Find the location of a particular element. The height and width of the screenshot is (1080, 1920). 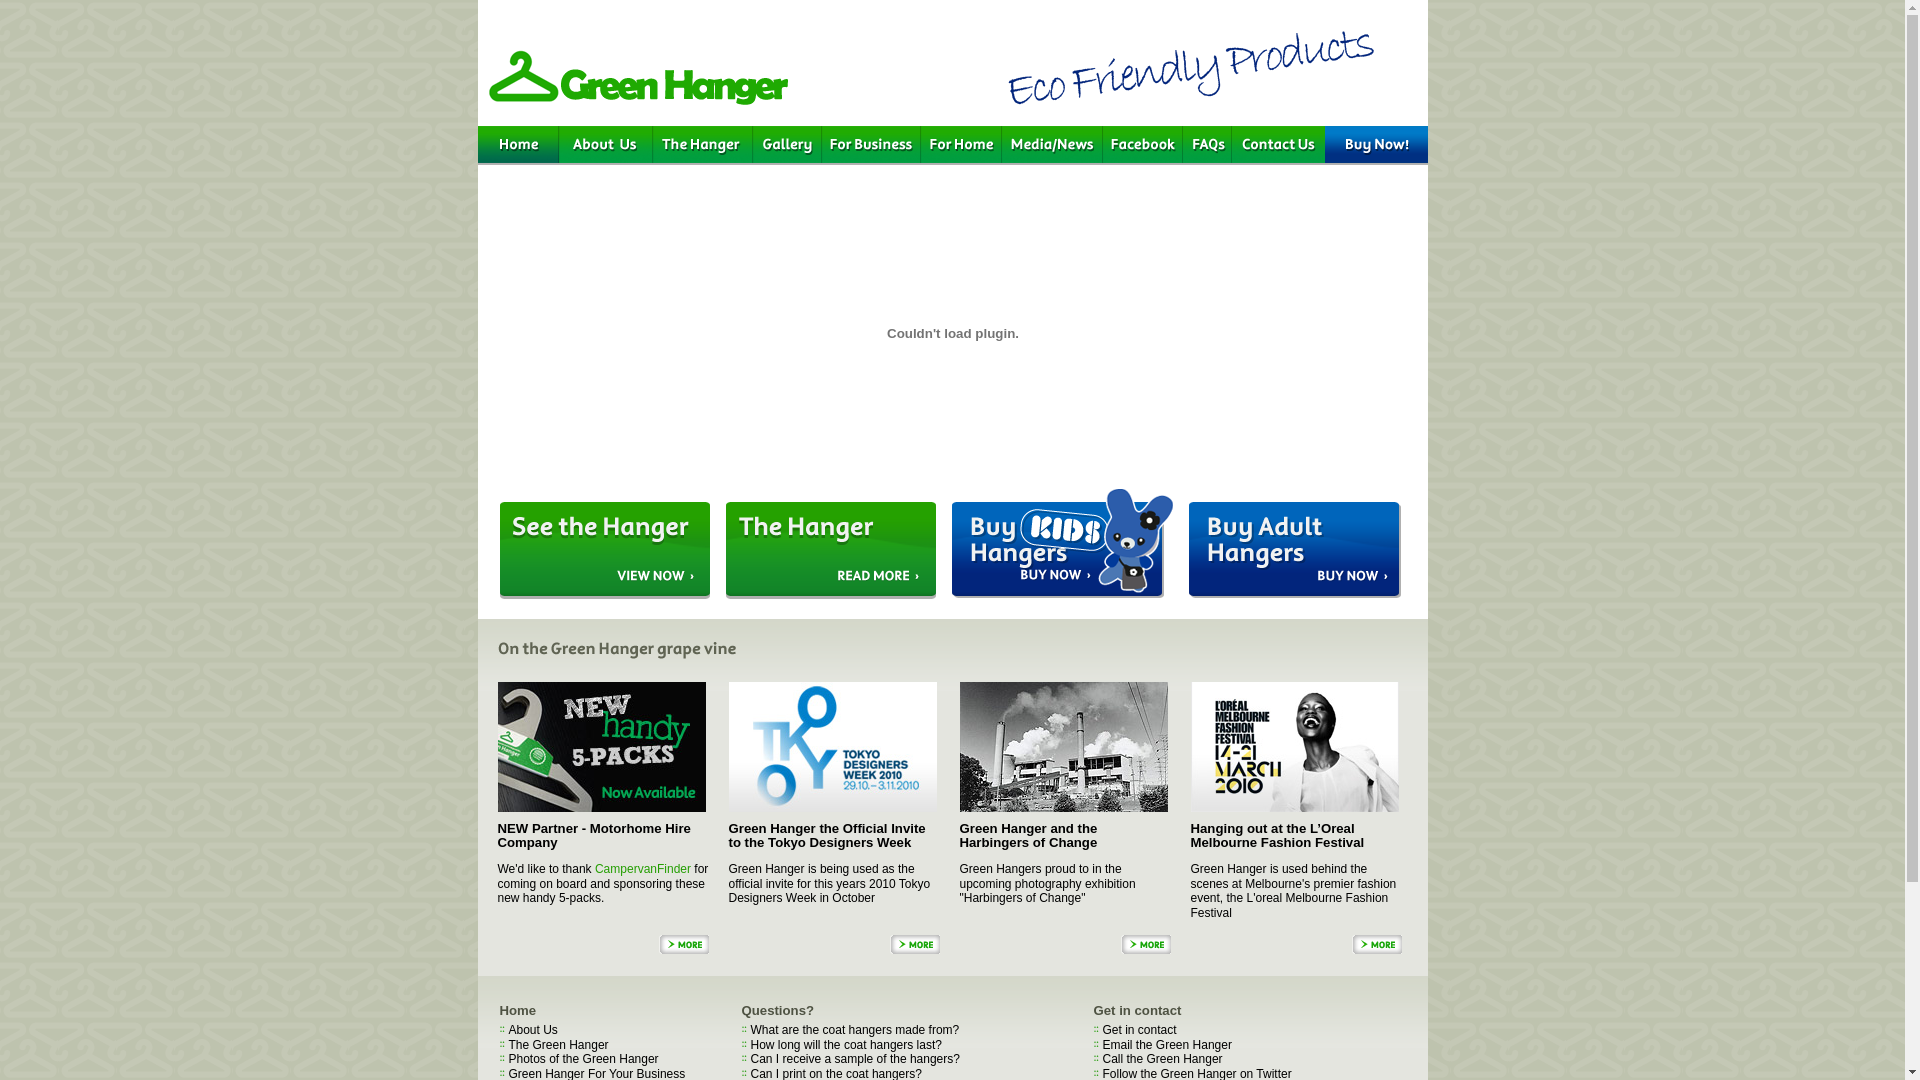

'CampervanFinder' is located at coordinates (643, 867).